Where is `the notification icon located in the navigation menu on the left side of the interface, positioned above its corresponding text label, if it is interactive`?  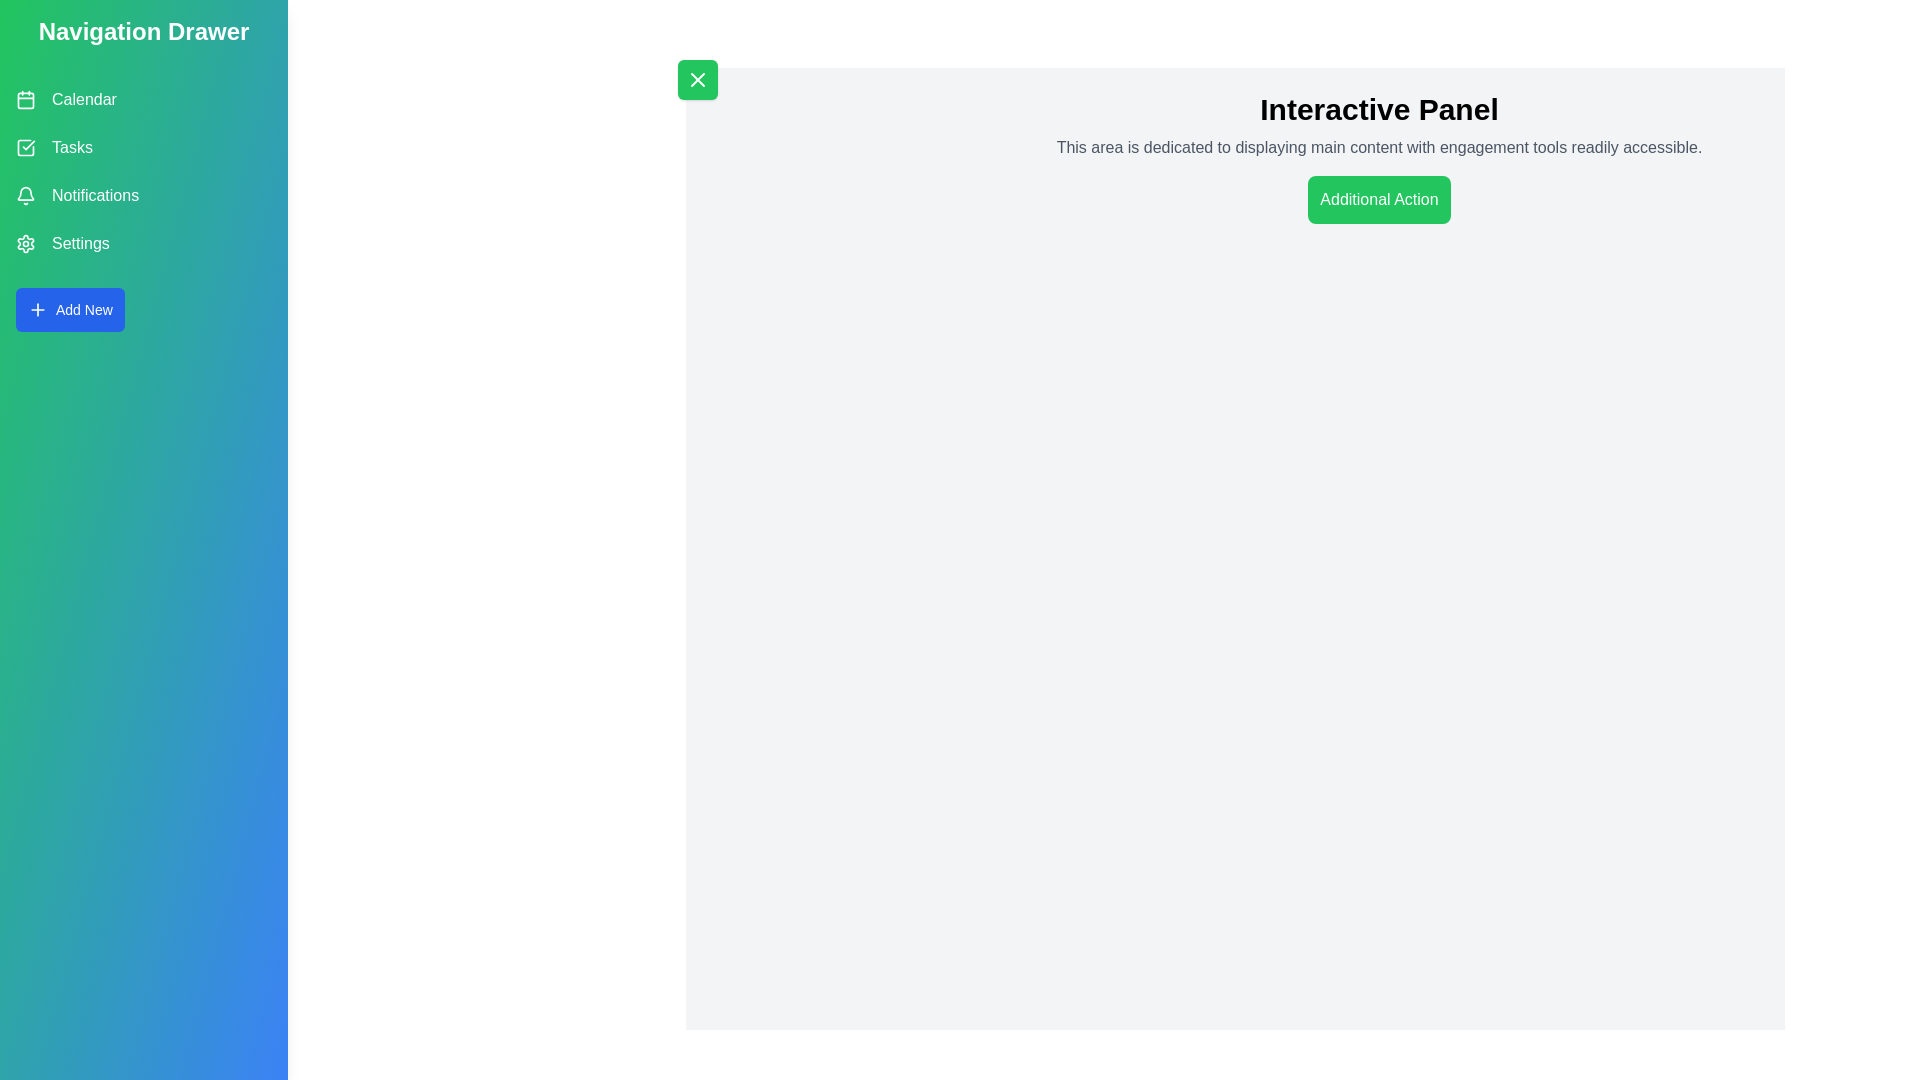
the notification icon located in the navigation menu on the left side of the interface, positioned above its corresponding text label, if it is interactive is located at coordinates (25, 196).